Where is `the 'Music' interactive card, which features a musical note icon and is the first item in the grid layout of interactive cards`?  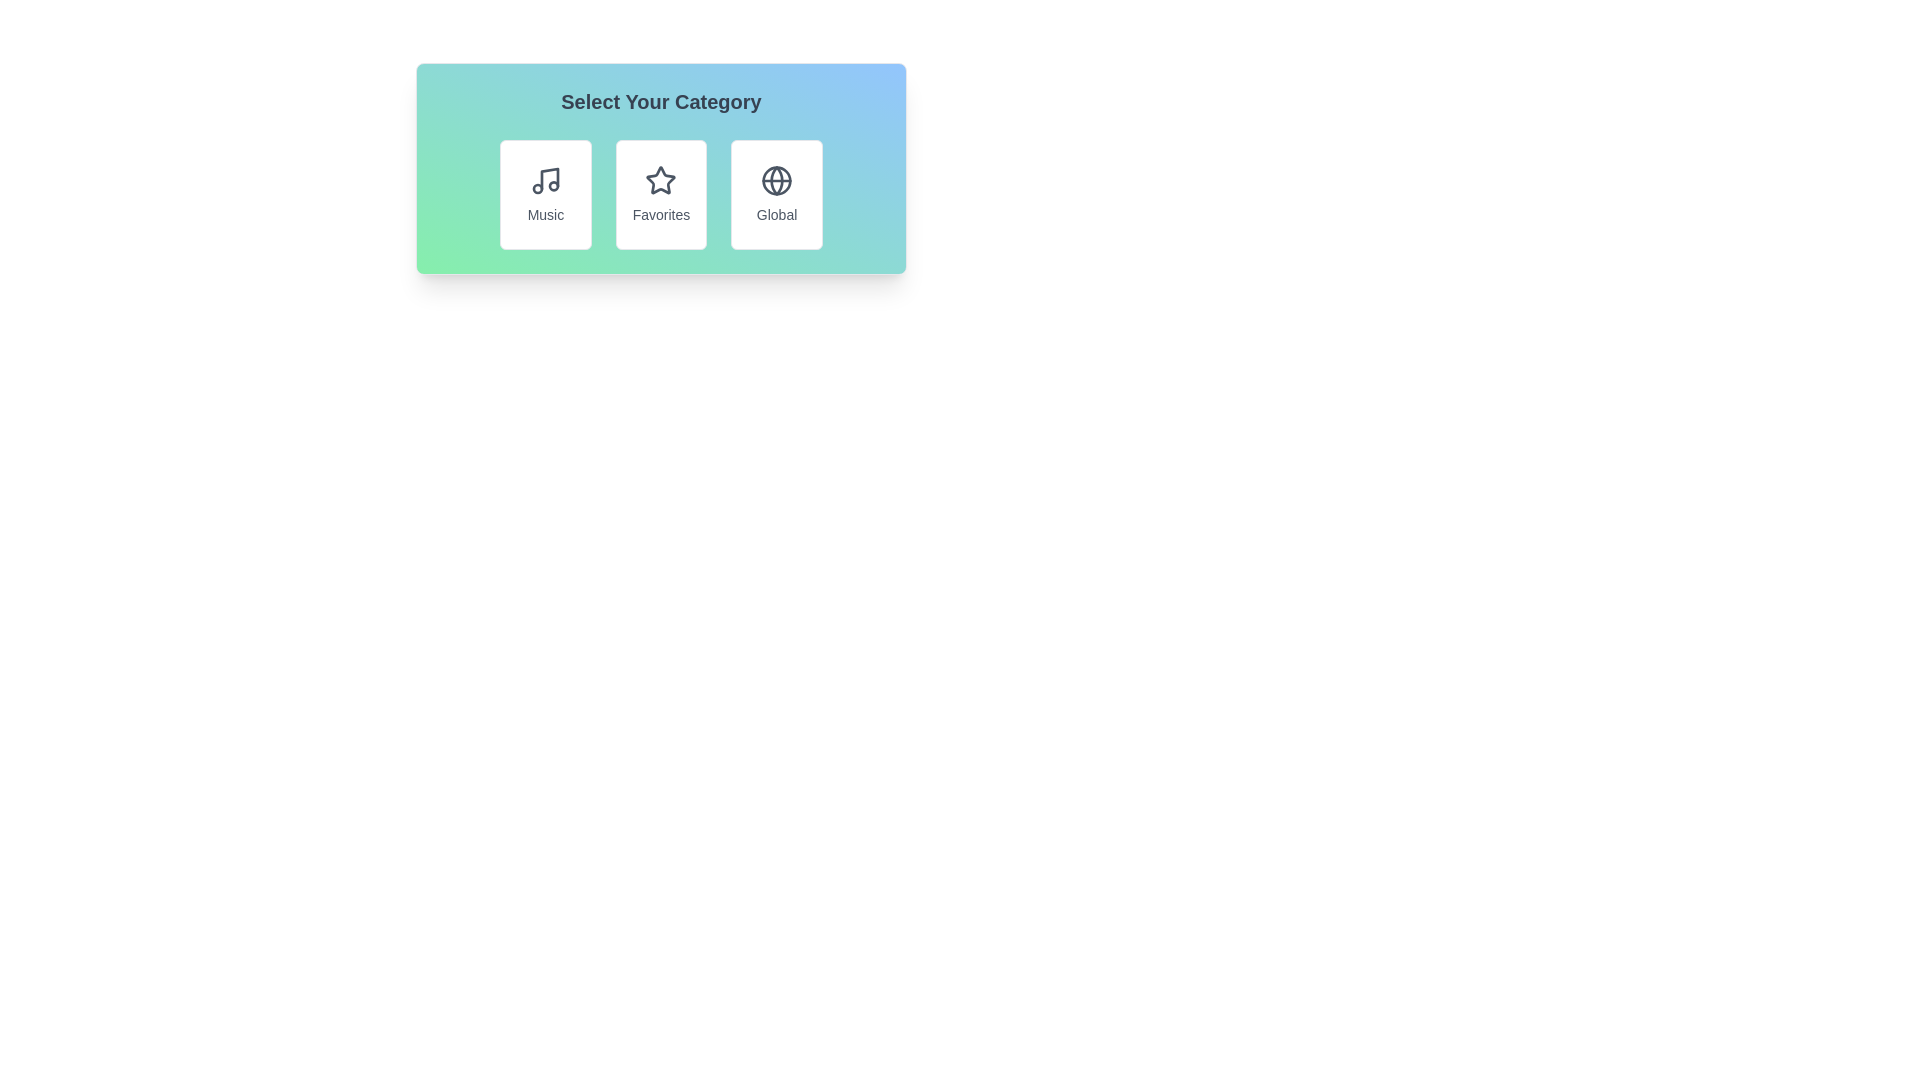
the 'Music' interactive card, which features a musical note icon and is the first item in the grid layout of interactive cards is located at coordinates (545, 195).